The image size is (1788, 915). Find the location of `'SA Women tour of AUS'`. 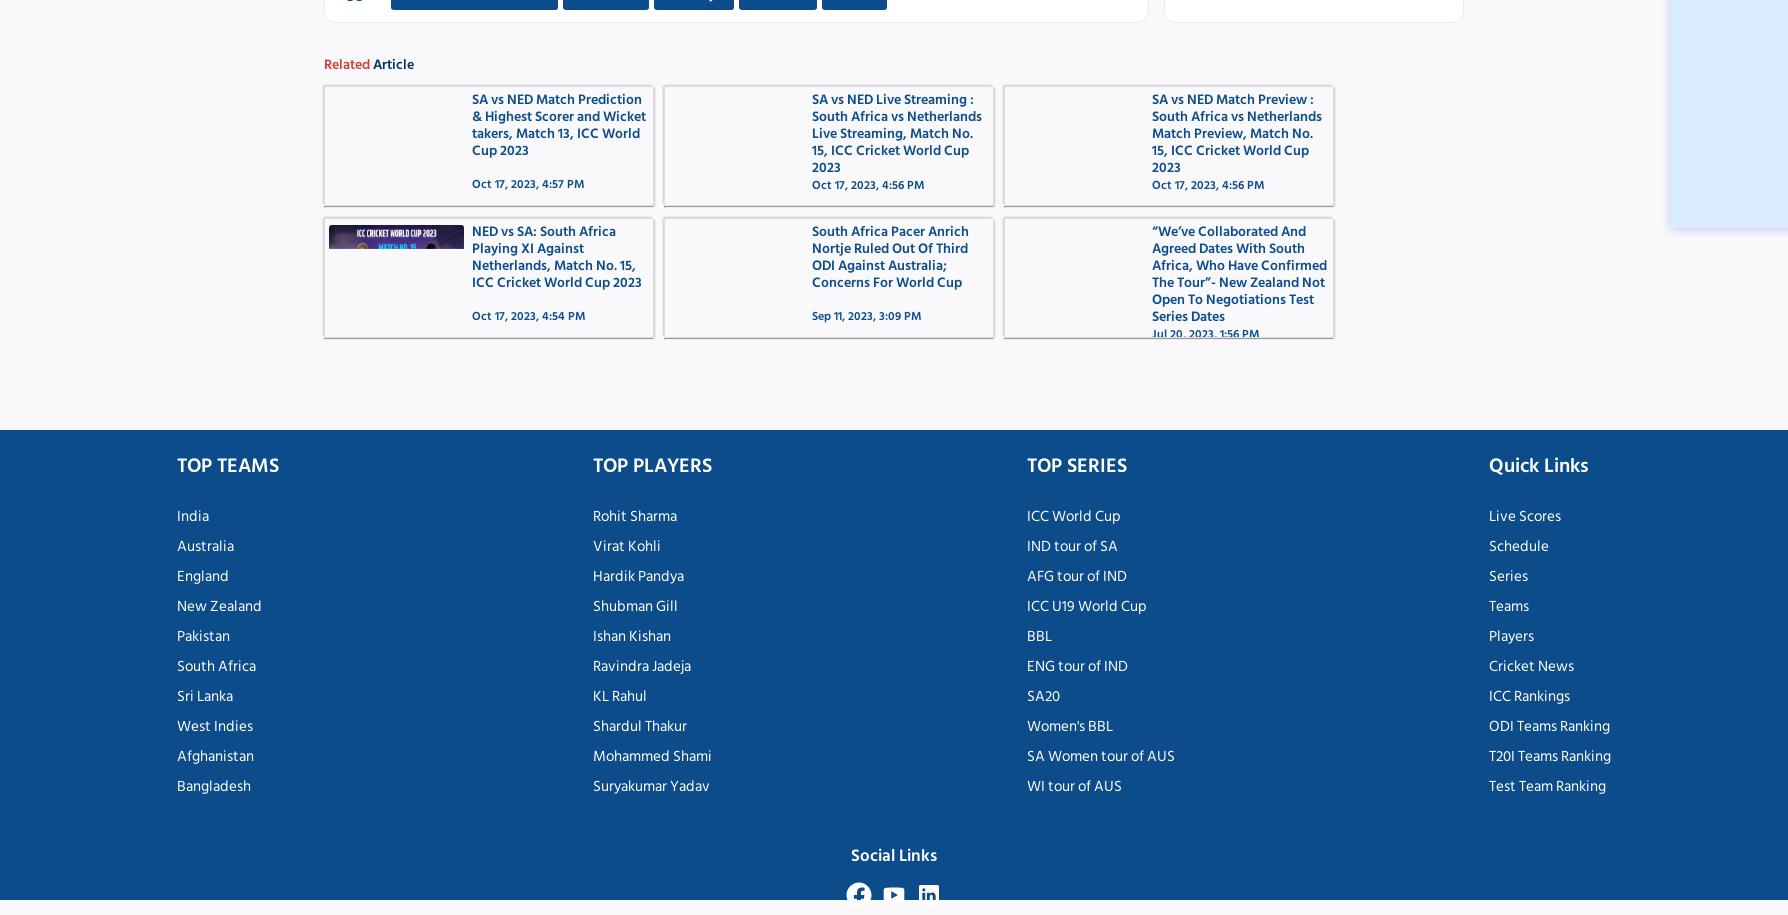

'SA Women tour of AUS' is located at coordinates (1099, 755).